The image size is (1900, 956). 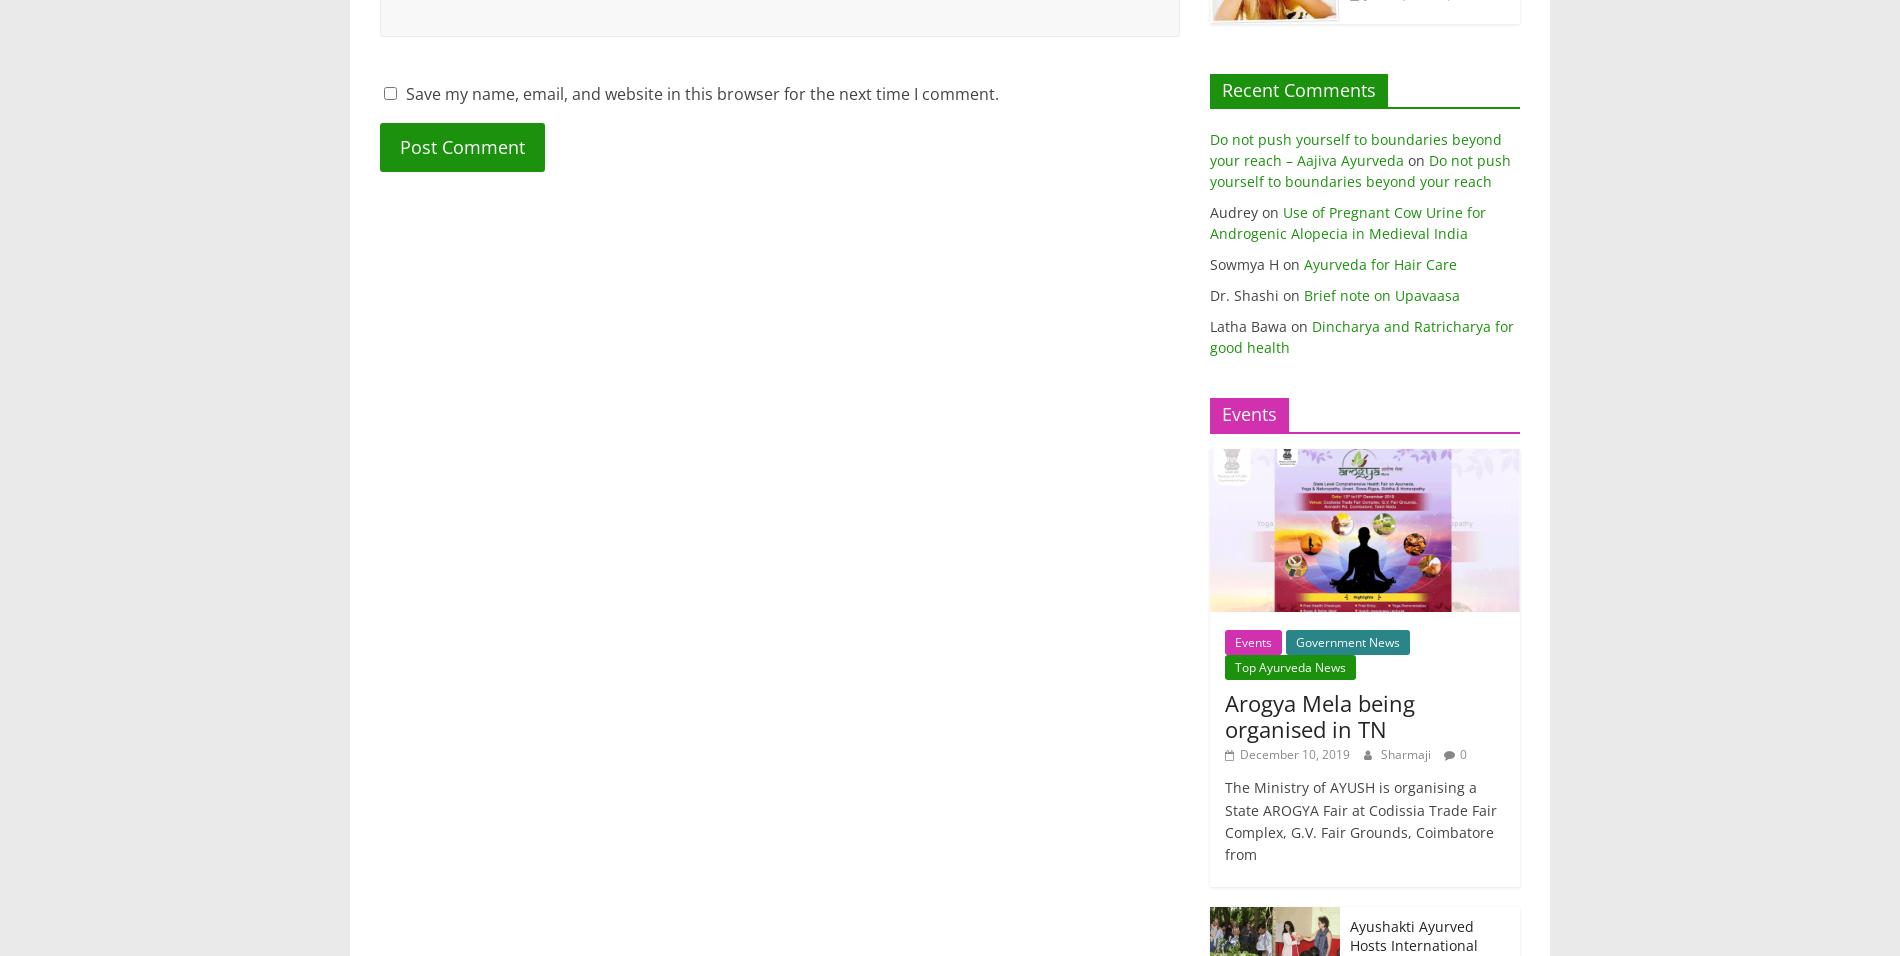 I want to click on 'Dincharya and Ratricharya for good health', so click(x=1208, y=335).